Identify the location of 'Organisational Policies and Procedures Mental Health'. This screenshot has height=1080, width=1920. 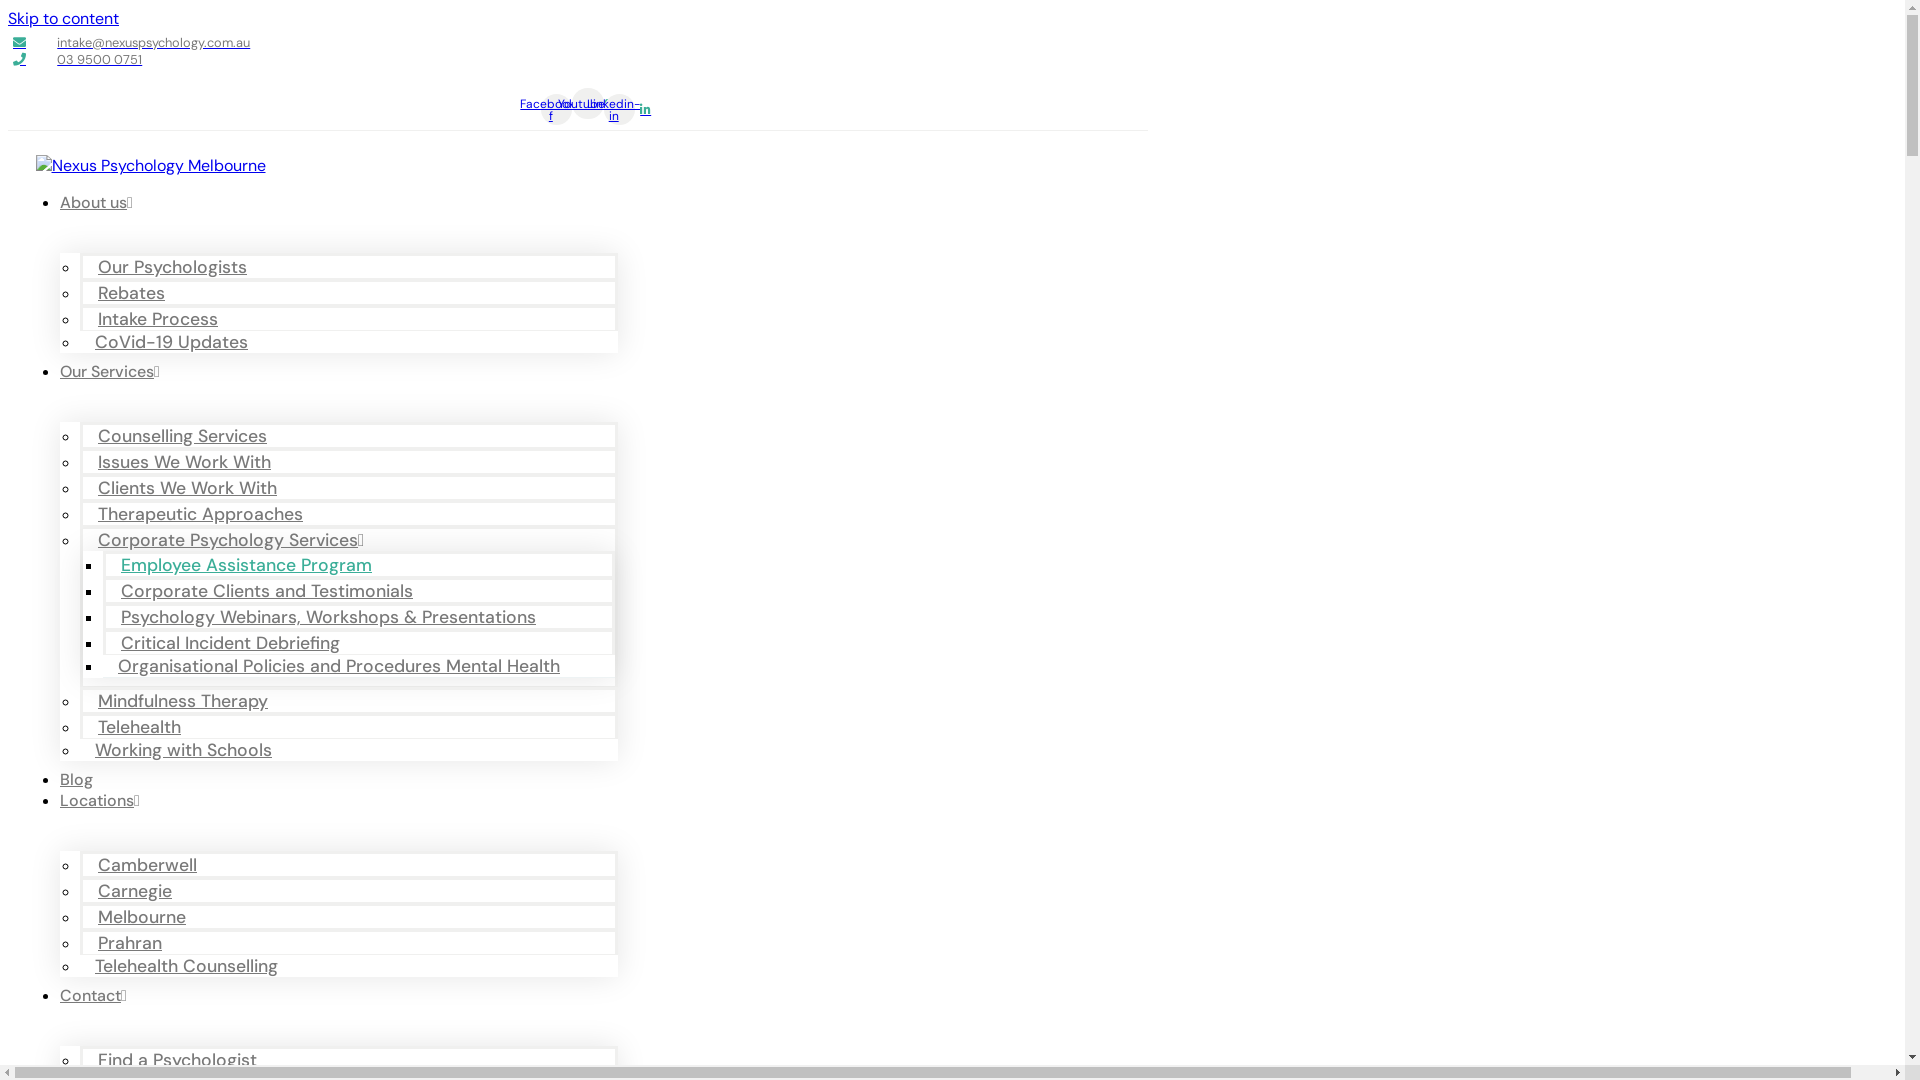
(344, 666).